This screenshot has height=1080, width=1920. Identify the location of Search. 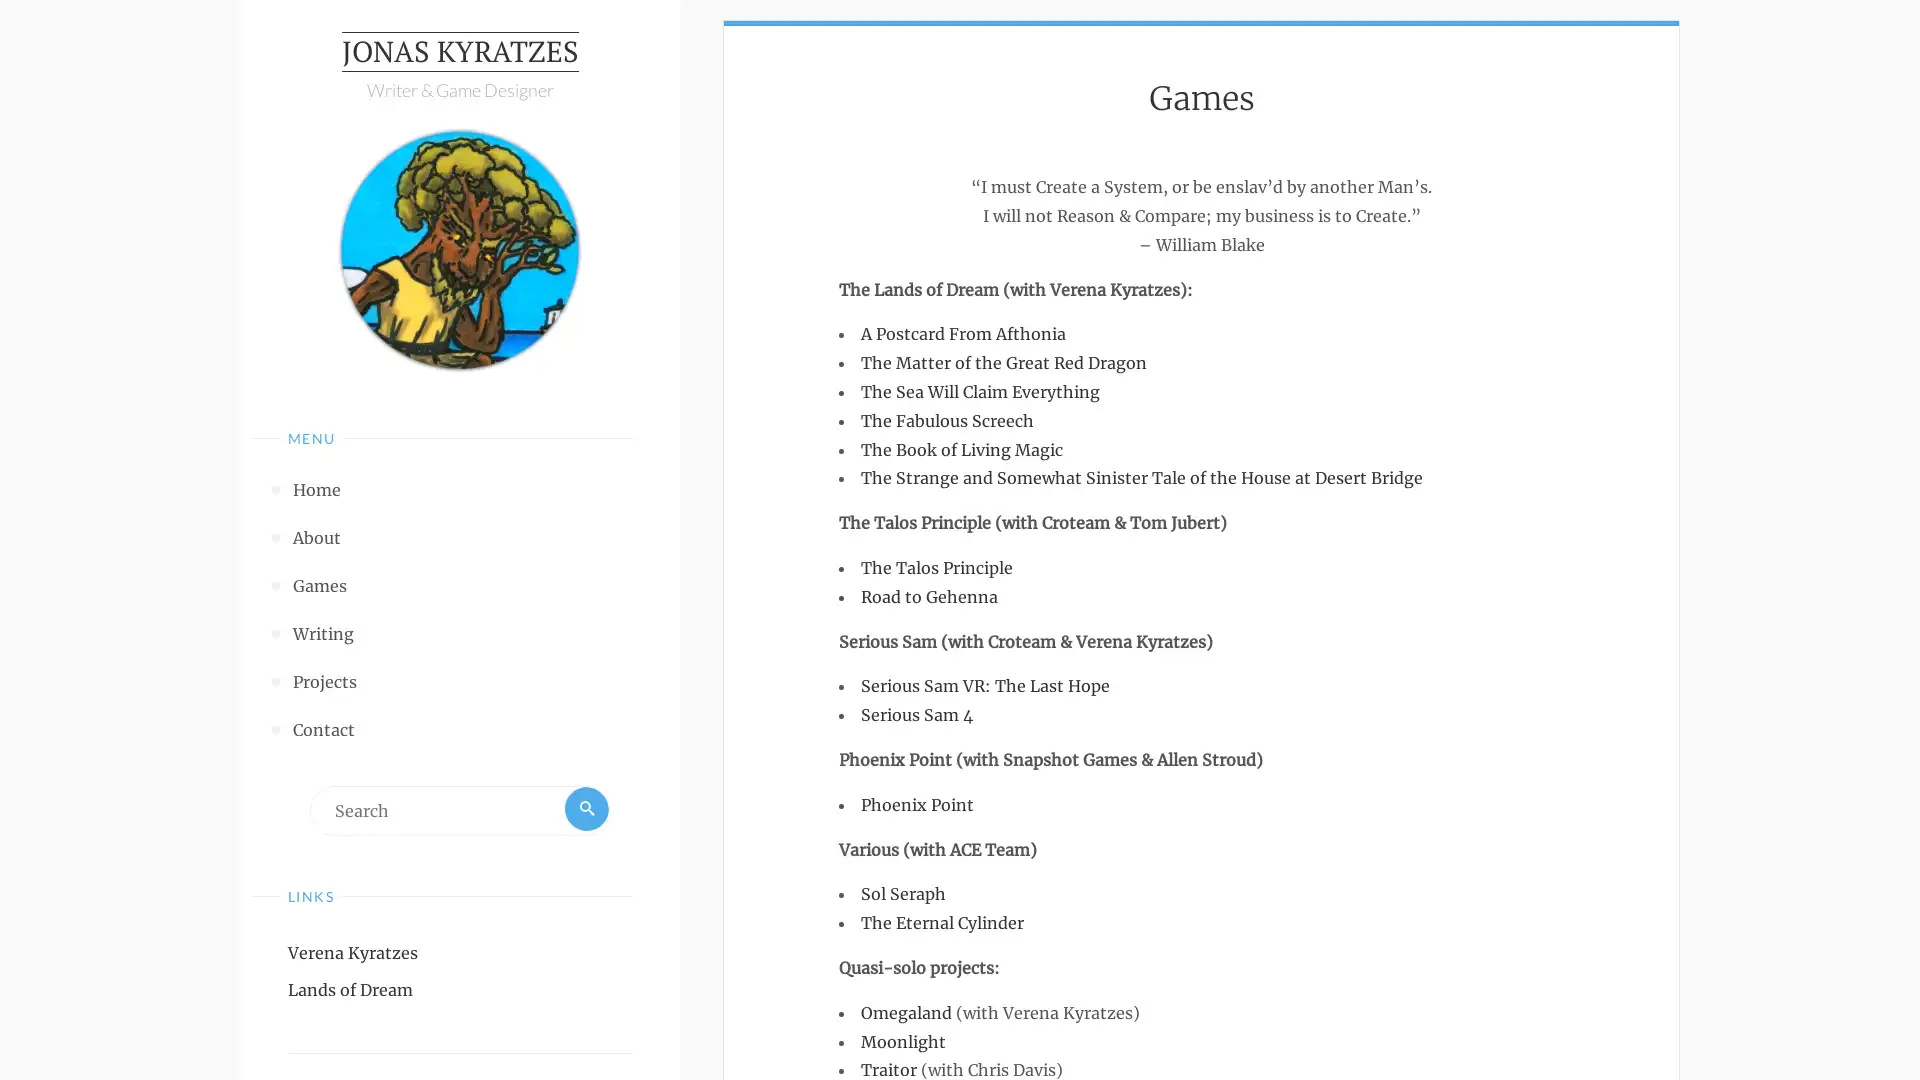
(584, 814).